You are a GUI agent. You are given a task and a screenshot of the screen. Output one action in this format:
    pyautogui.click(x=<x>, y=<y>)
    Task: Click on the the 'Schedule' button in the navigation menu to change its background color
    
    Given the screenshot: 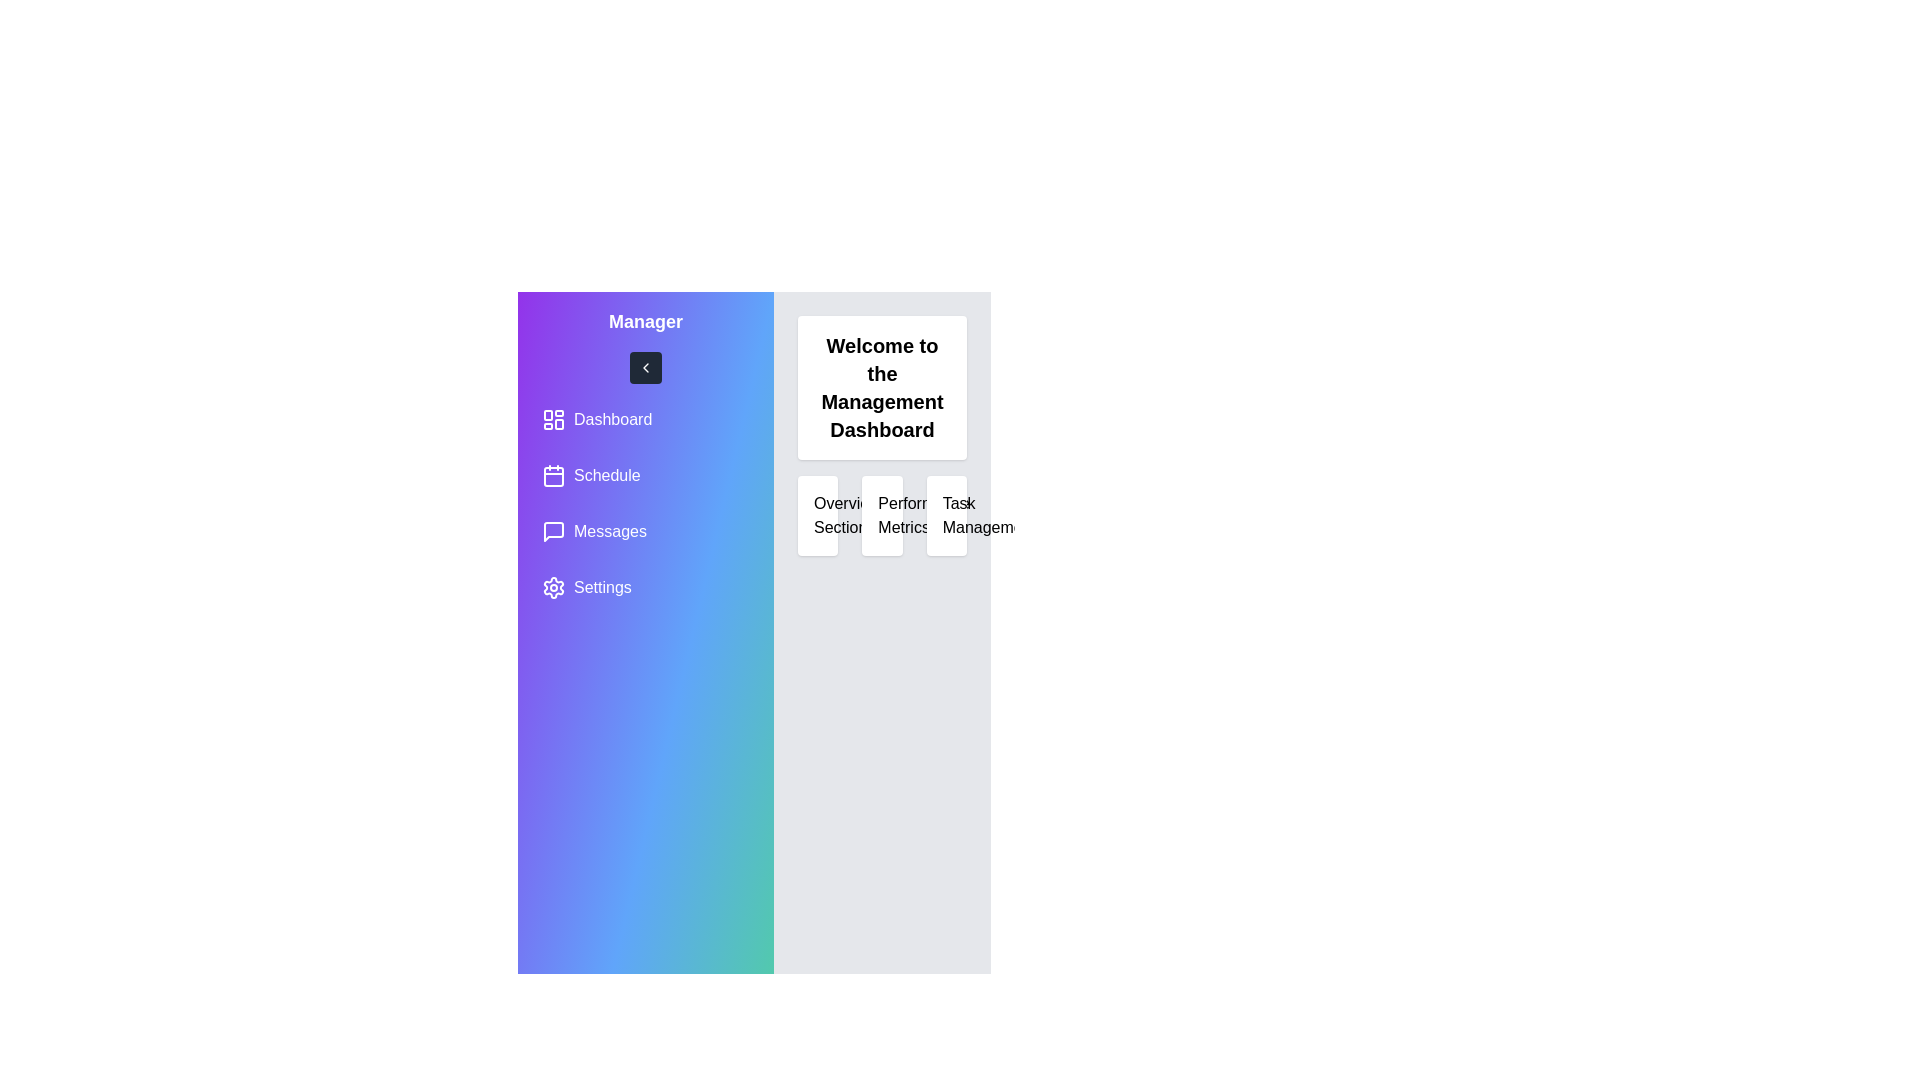 What is the action you would take?
    pyautogui.click(x=646, y=475)
    